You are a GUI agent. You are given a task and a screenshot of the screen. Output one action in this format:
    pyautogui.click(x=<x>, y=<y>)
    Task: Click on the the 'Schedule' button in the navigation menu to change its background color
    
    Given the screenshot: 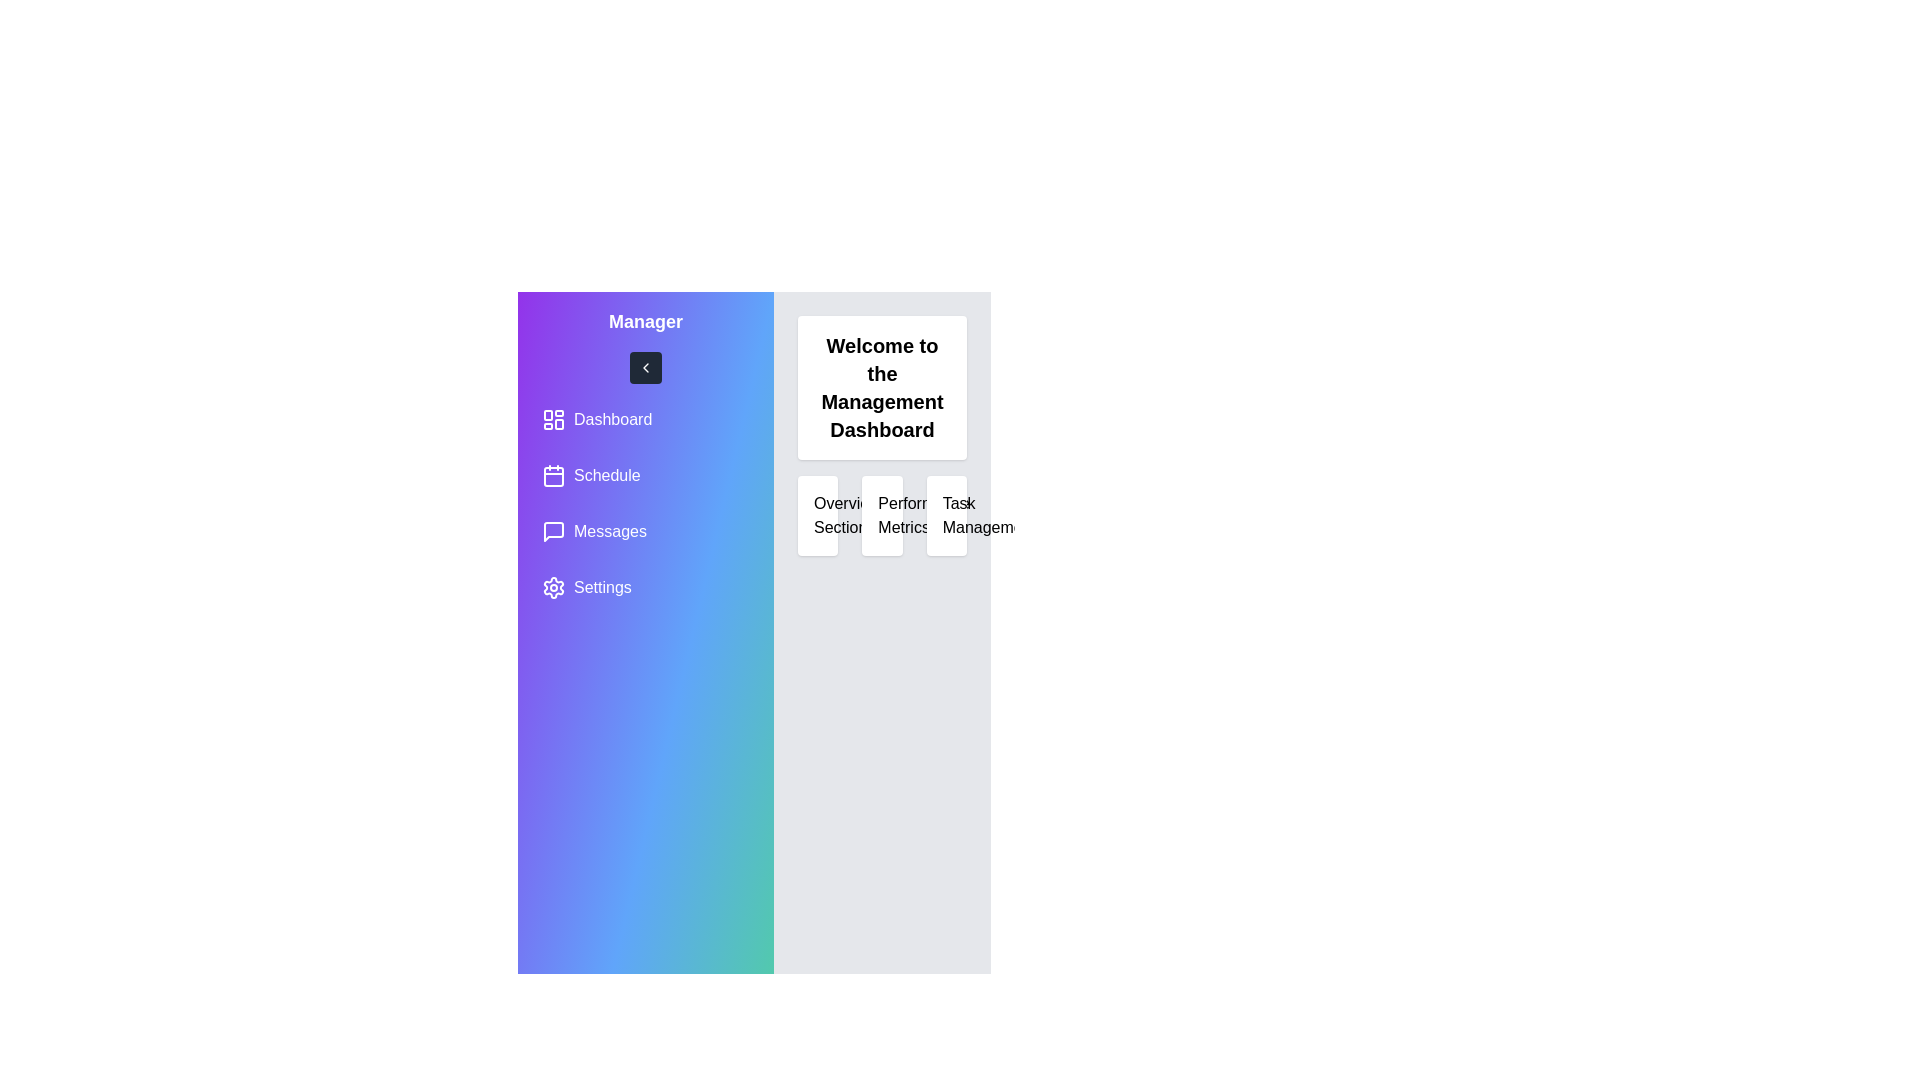 What is the action you would take?
    pyautogui.click(x=646, y=475)
    